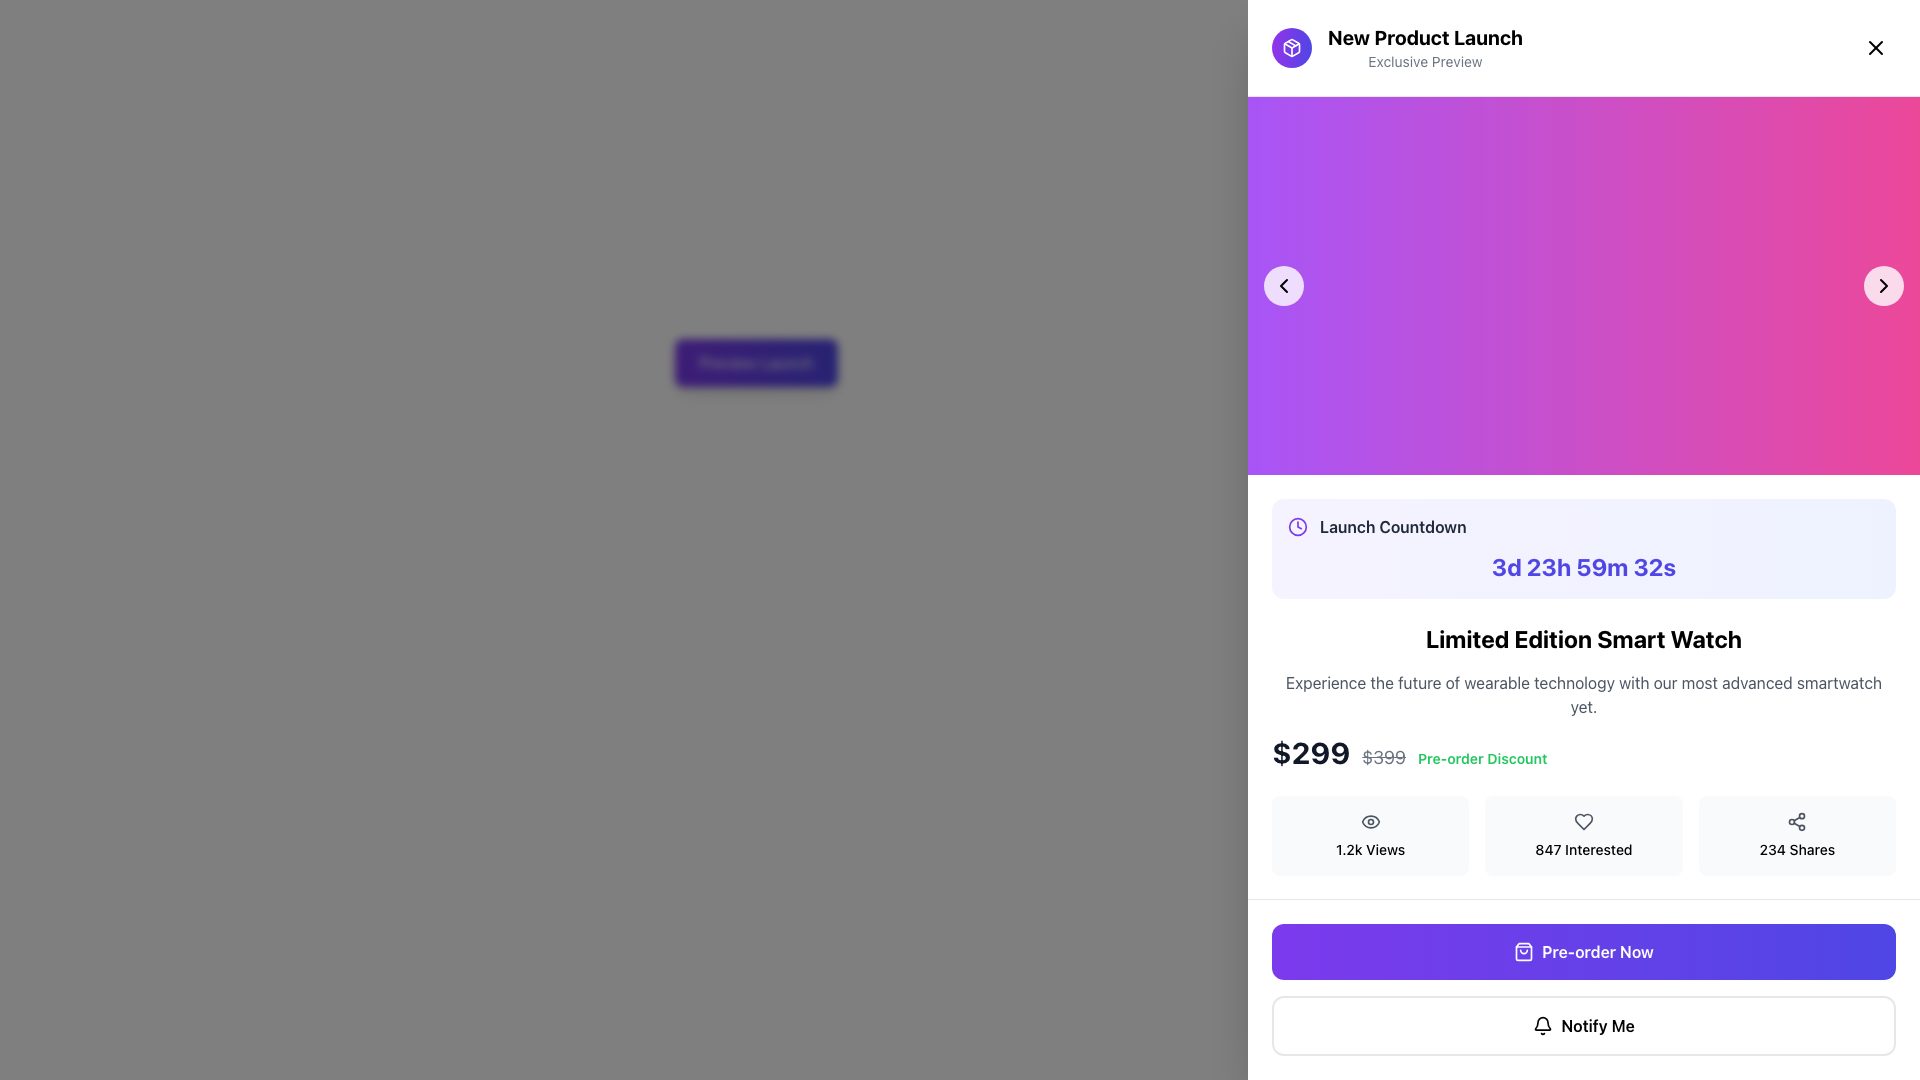 This screenshot has height=1080, width=1920. Describe the element at coordinates (1297, 526) in the screenshot. I see `the Icon that symbolizes the countdown timer, located to the far left of the 'Launch Countdown' label` at that location.